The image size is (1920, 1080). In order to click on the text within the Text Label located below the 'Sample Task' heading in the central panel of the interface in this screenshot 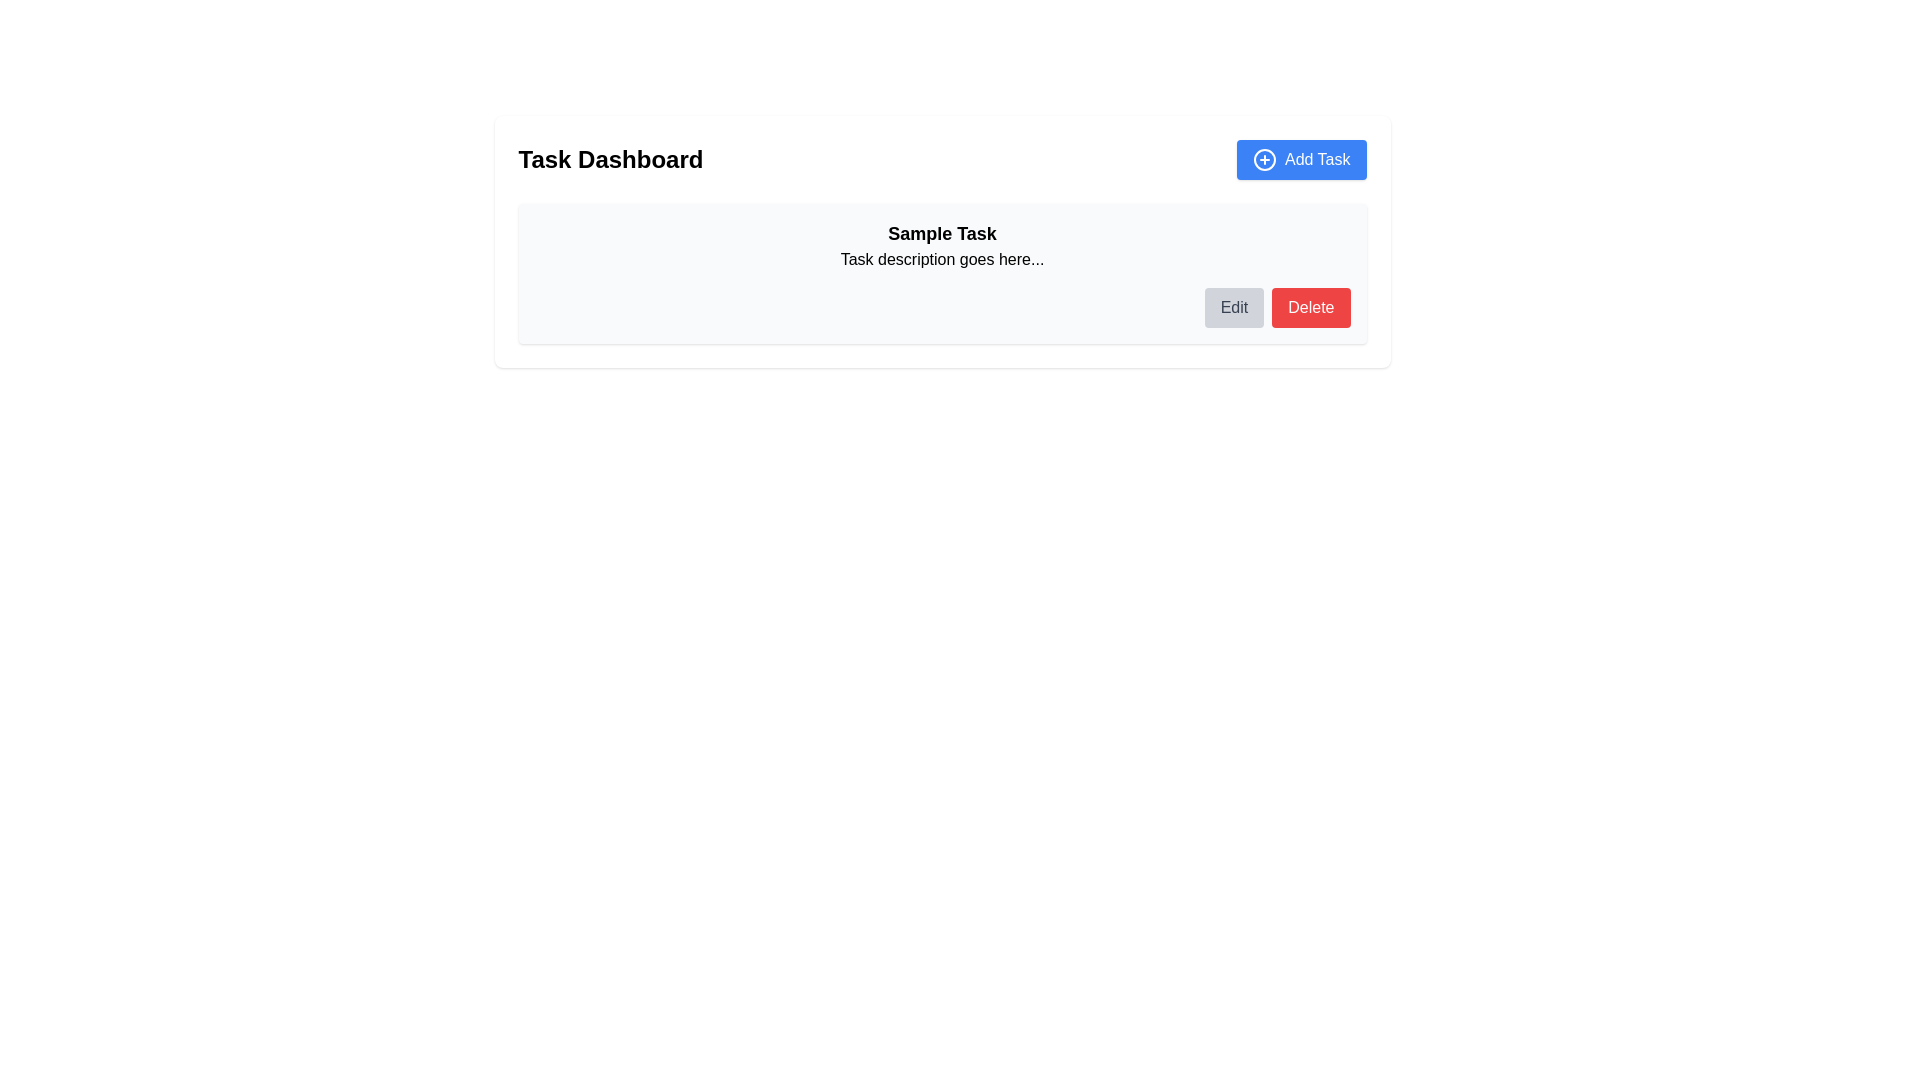, I will do `click(941, 258)`.